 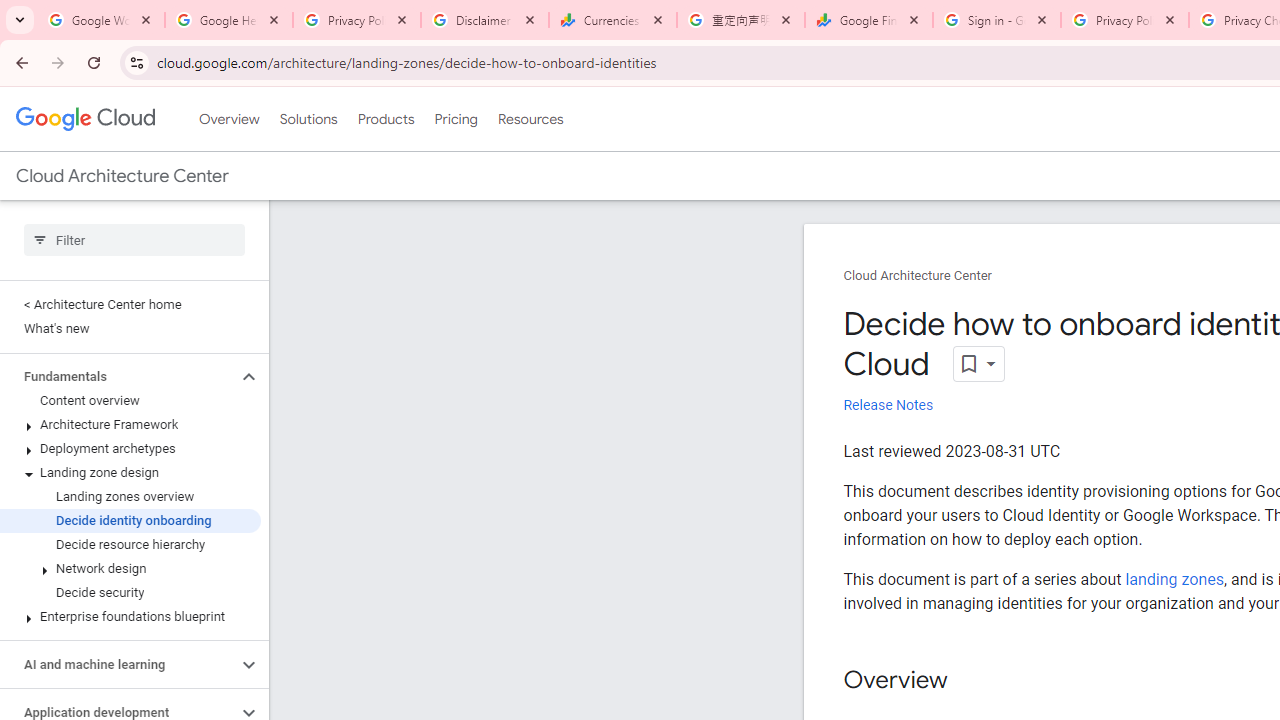 What do you see at coordinates (117, 376) in the screenshot?
I see `'Fundamentals'` at bounding box center [117, 376].